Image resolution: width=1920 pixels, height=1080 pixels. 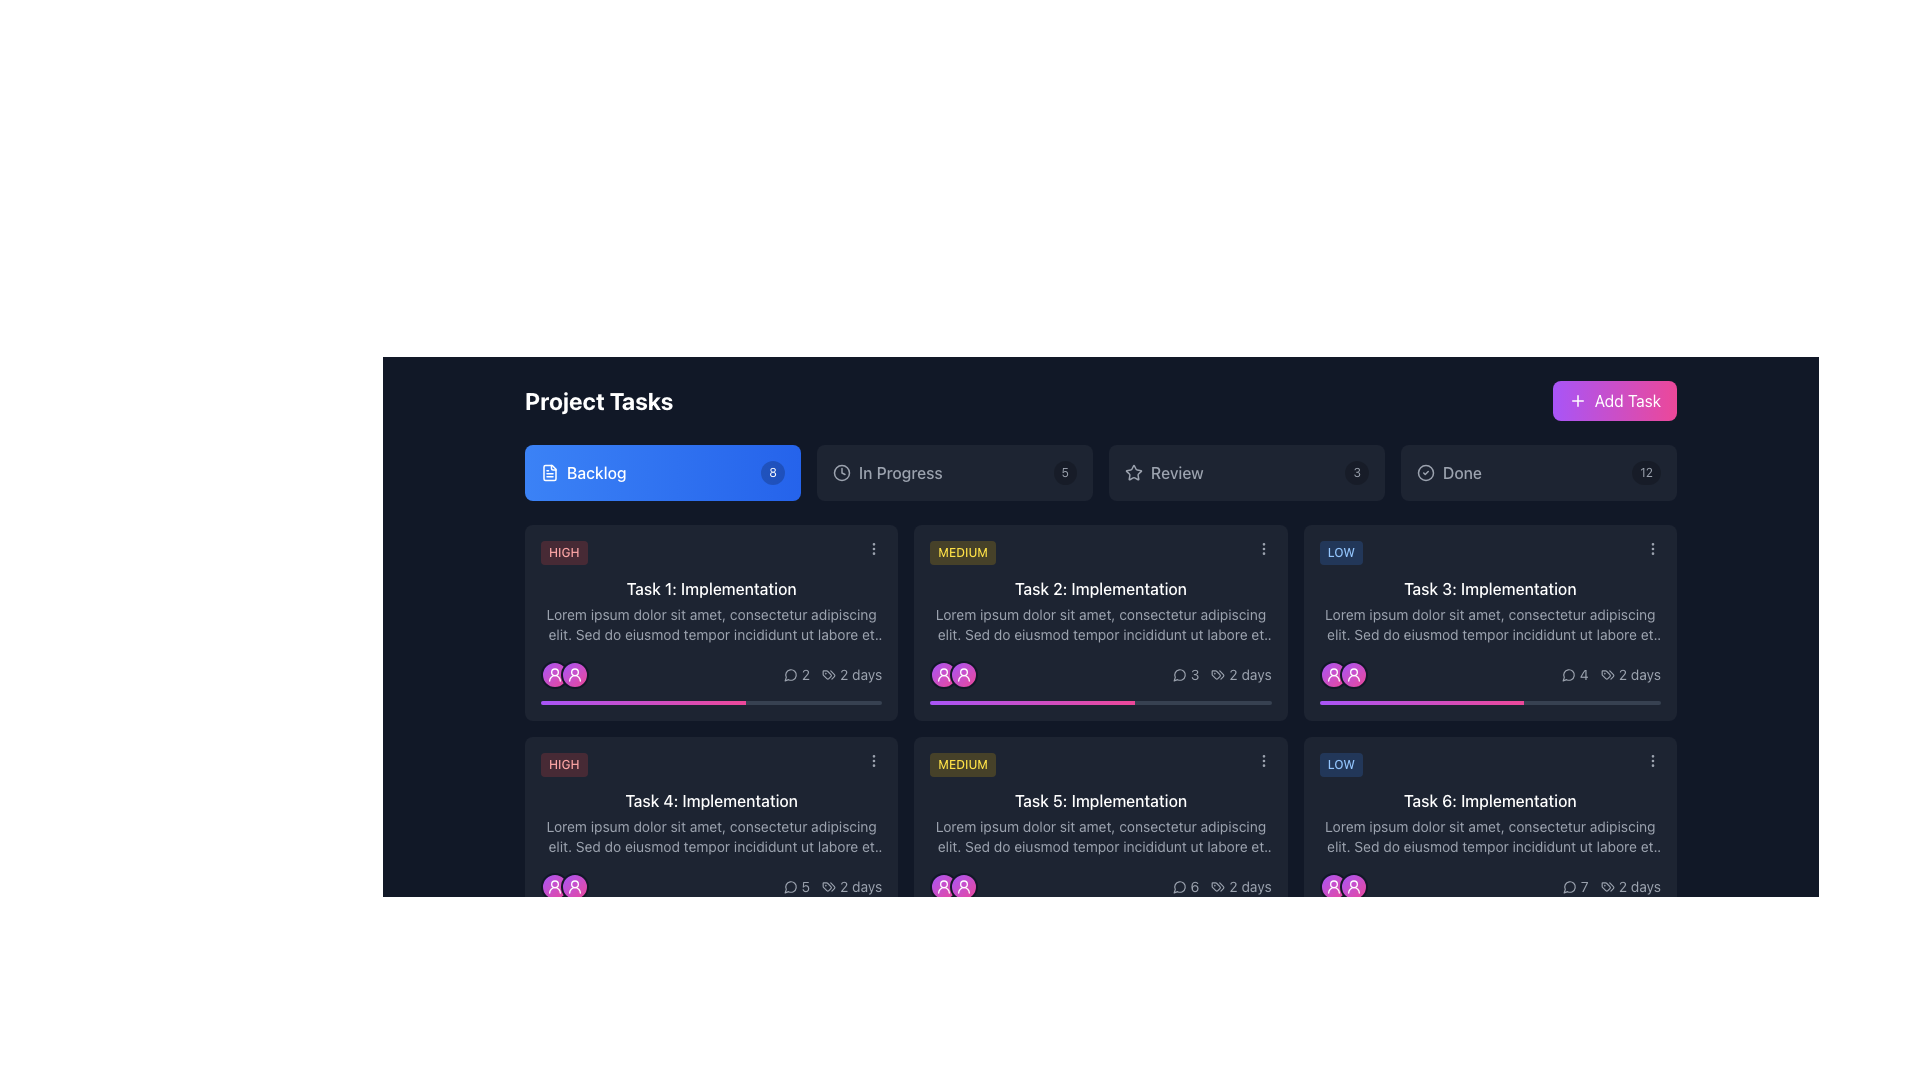 What do you see at coordinates (574, 675) in the screenshot?
I see `the user associated with the task represented by the icon located in the first column of the grid-style task board, specifically under the 'Backlog' section` at bounding box center [574, 675].